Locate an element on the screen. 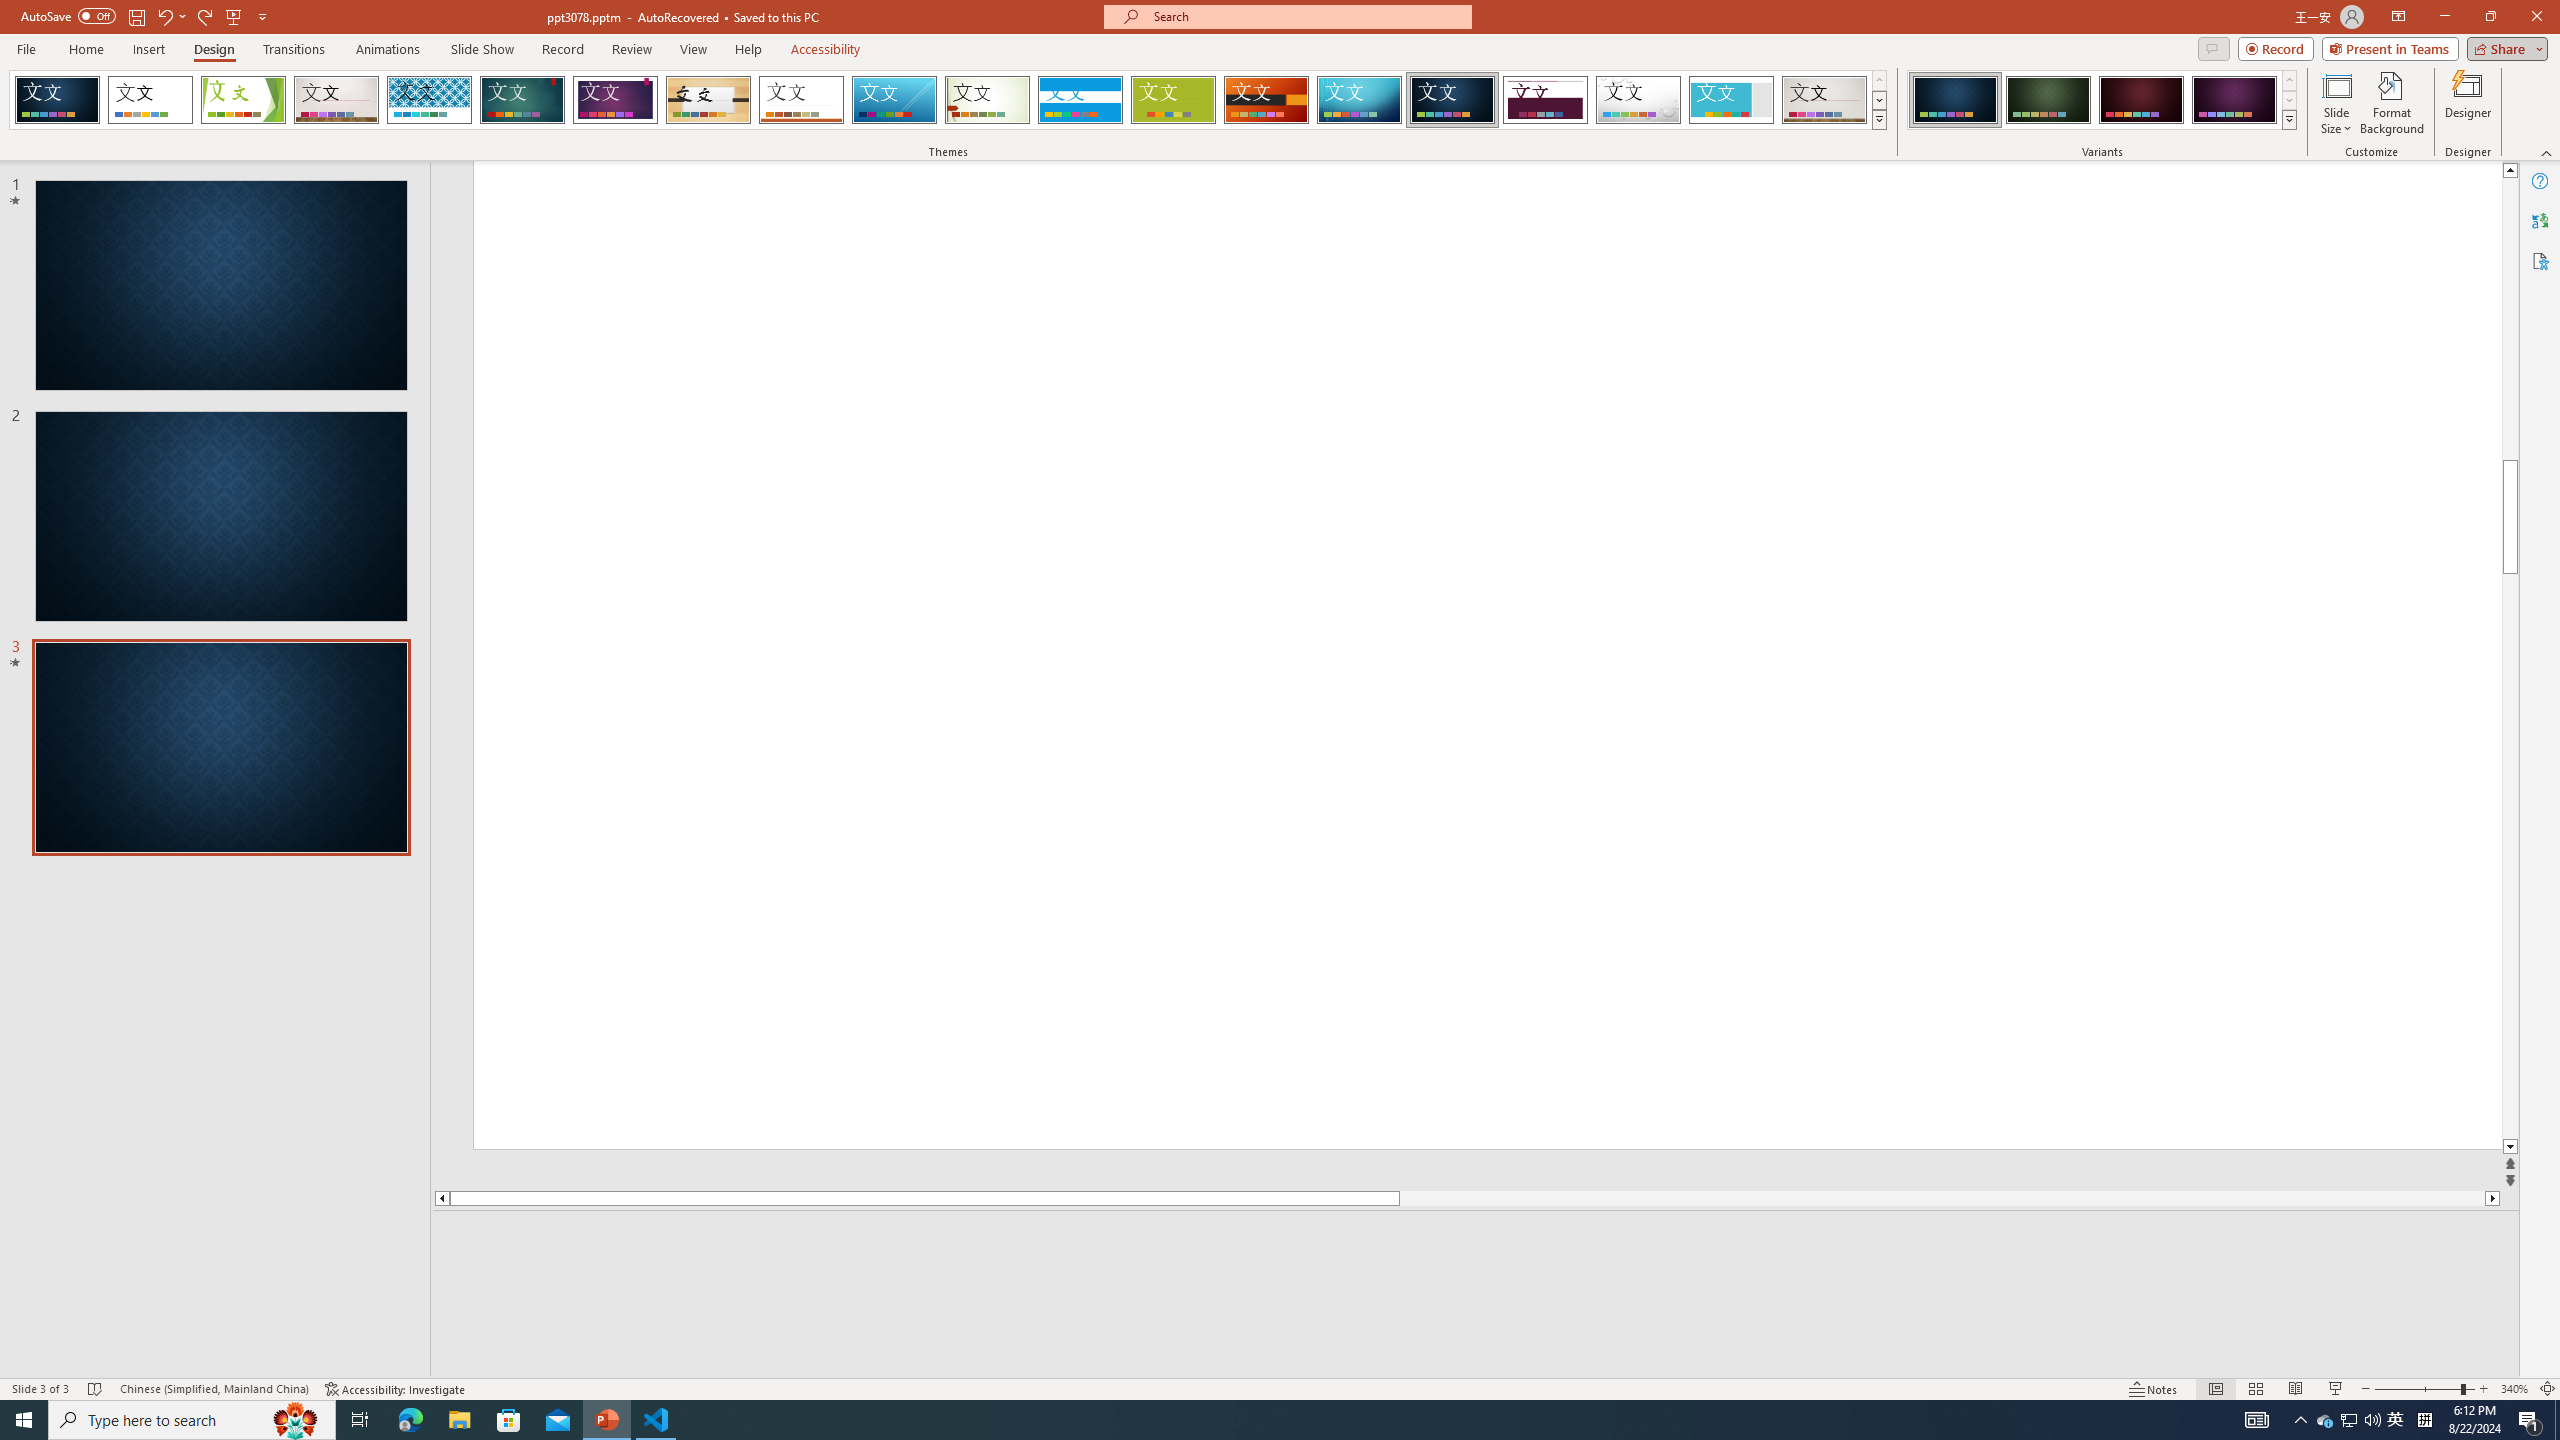 The image size is (2560, 1440). 'Banded' is located at coordinates (1080, 99).